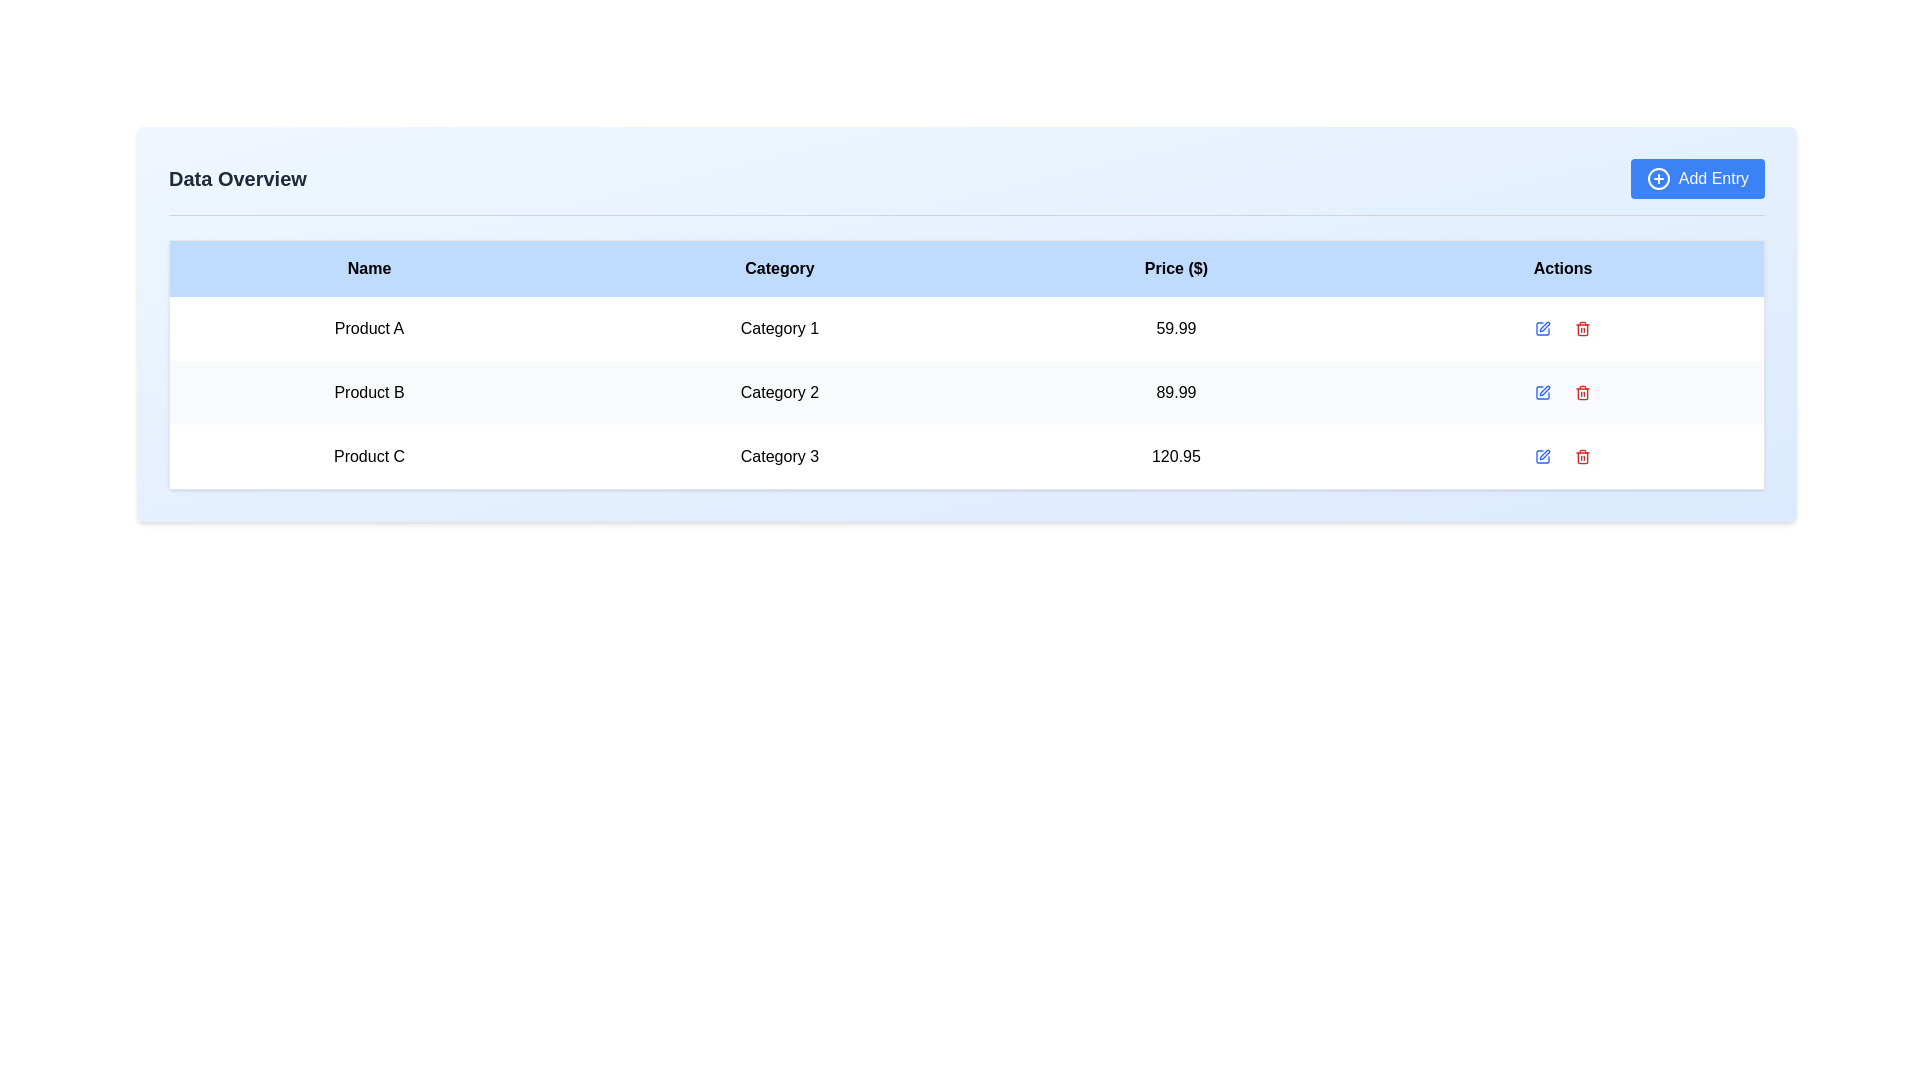 The height and width of the screenshot is (1080, 1920). Describe the element at coordinates (1582, 327) in the screenshot. I see `the delete button icon in the 'Actions' column for 'Product B'` at that location.